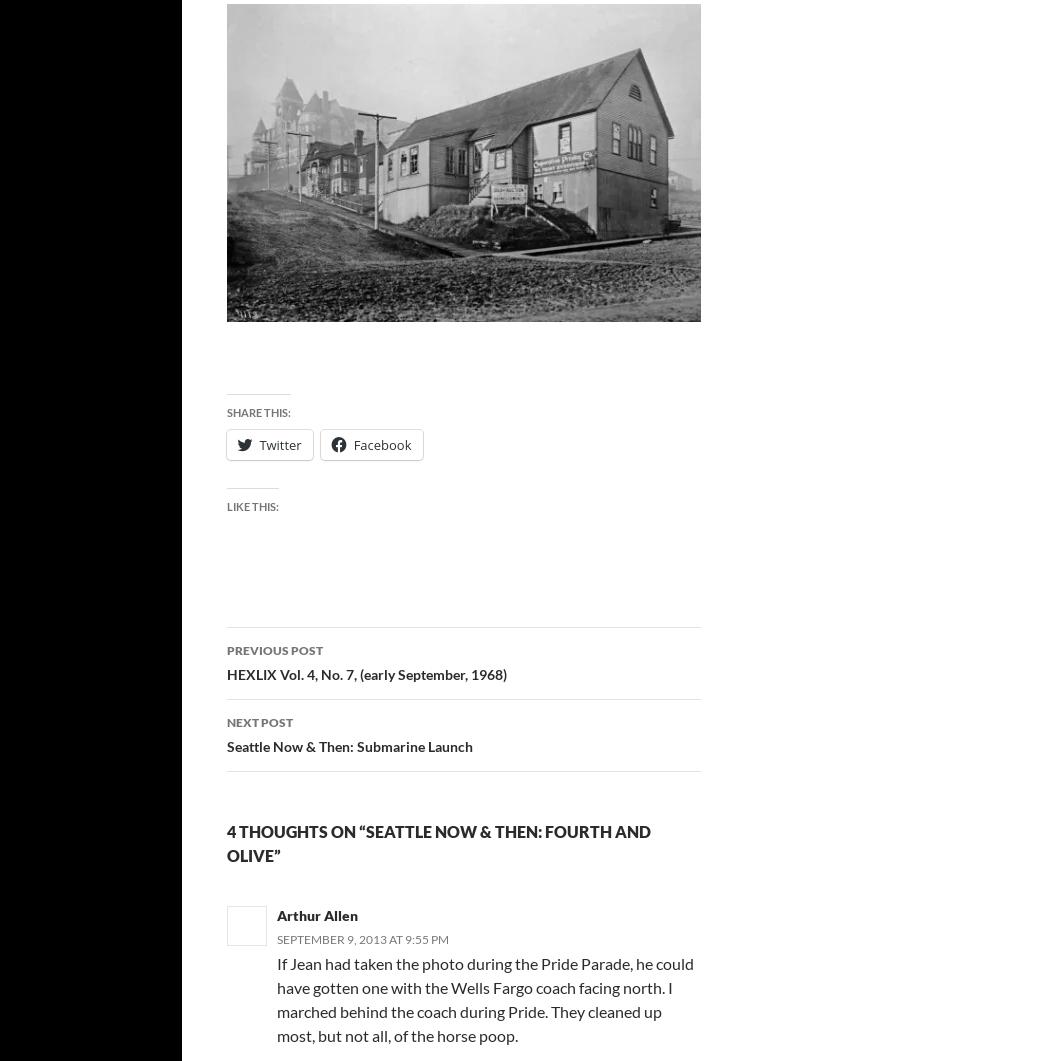 Image resolution: width=1050 pixels, height=1061 pixels. What do you see at coordinates (259, 444) in the screenshot?
I see `'Twitter'` at bounding box center [259, 444].